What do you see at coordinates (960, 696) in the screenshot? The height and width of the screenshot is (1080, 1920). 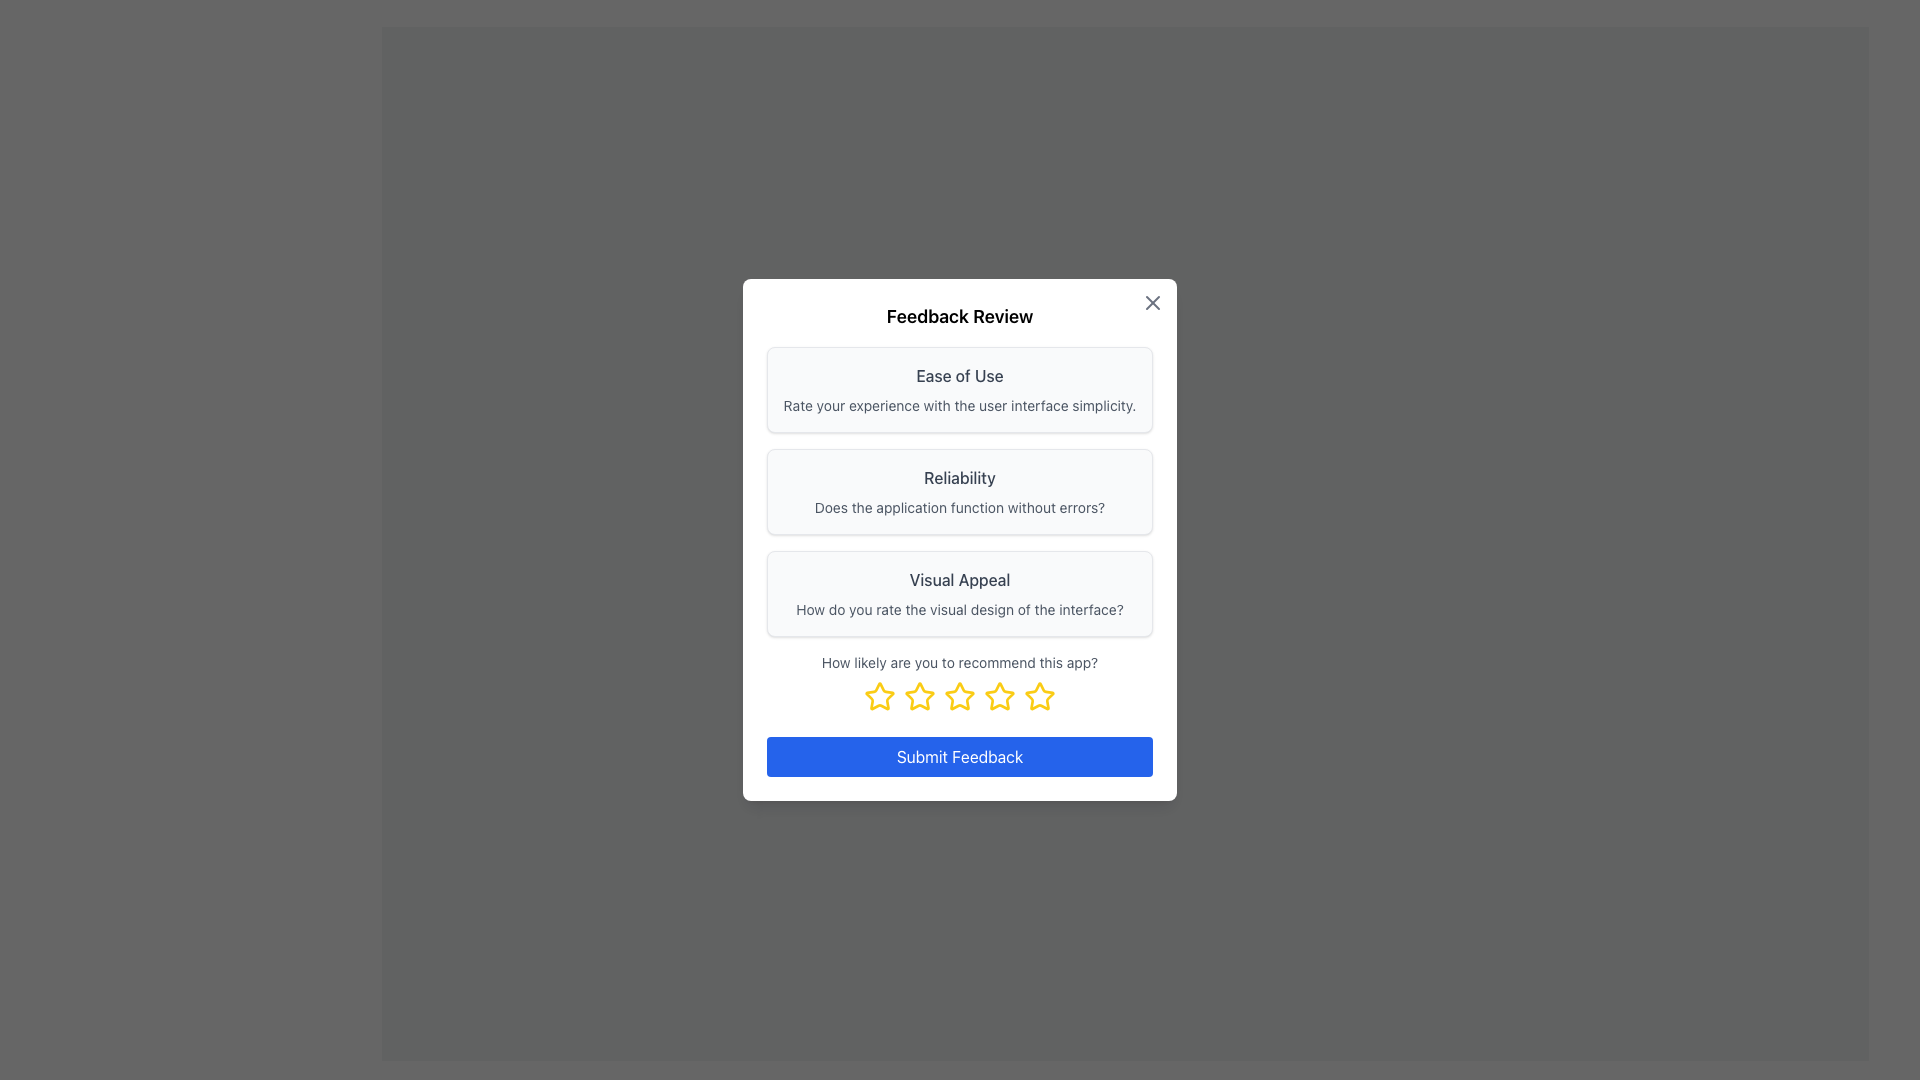 I see `the central star icon in the rating scale below the text 'How likely are you to recommend this app?'` at bounding box center [960, 696].